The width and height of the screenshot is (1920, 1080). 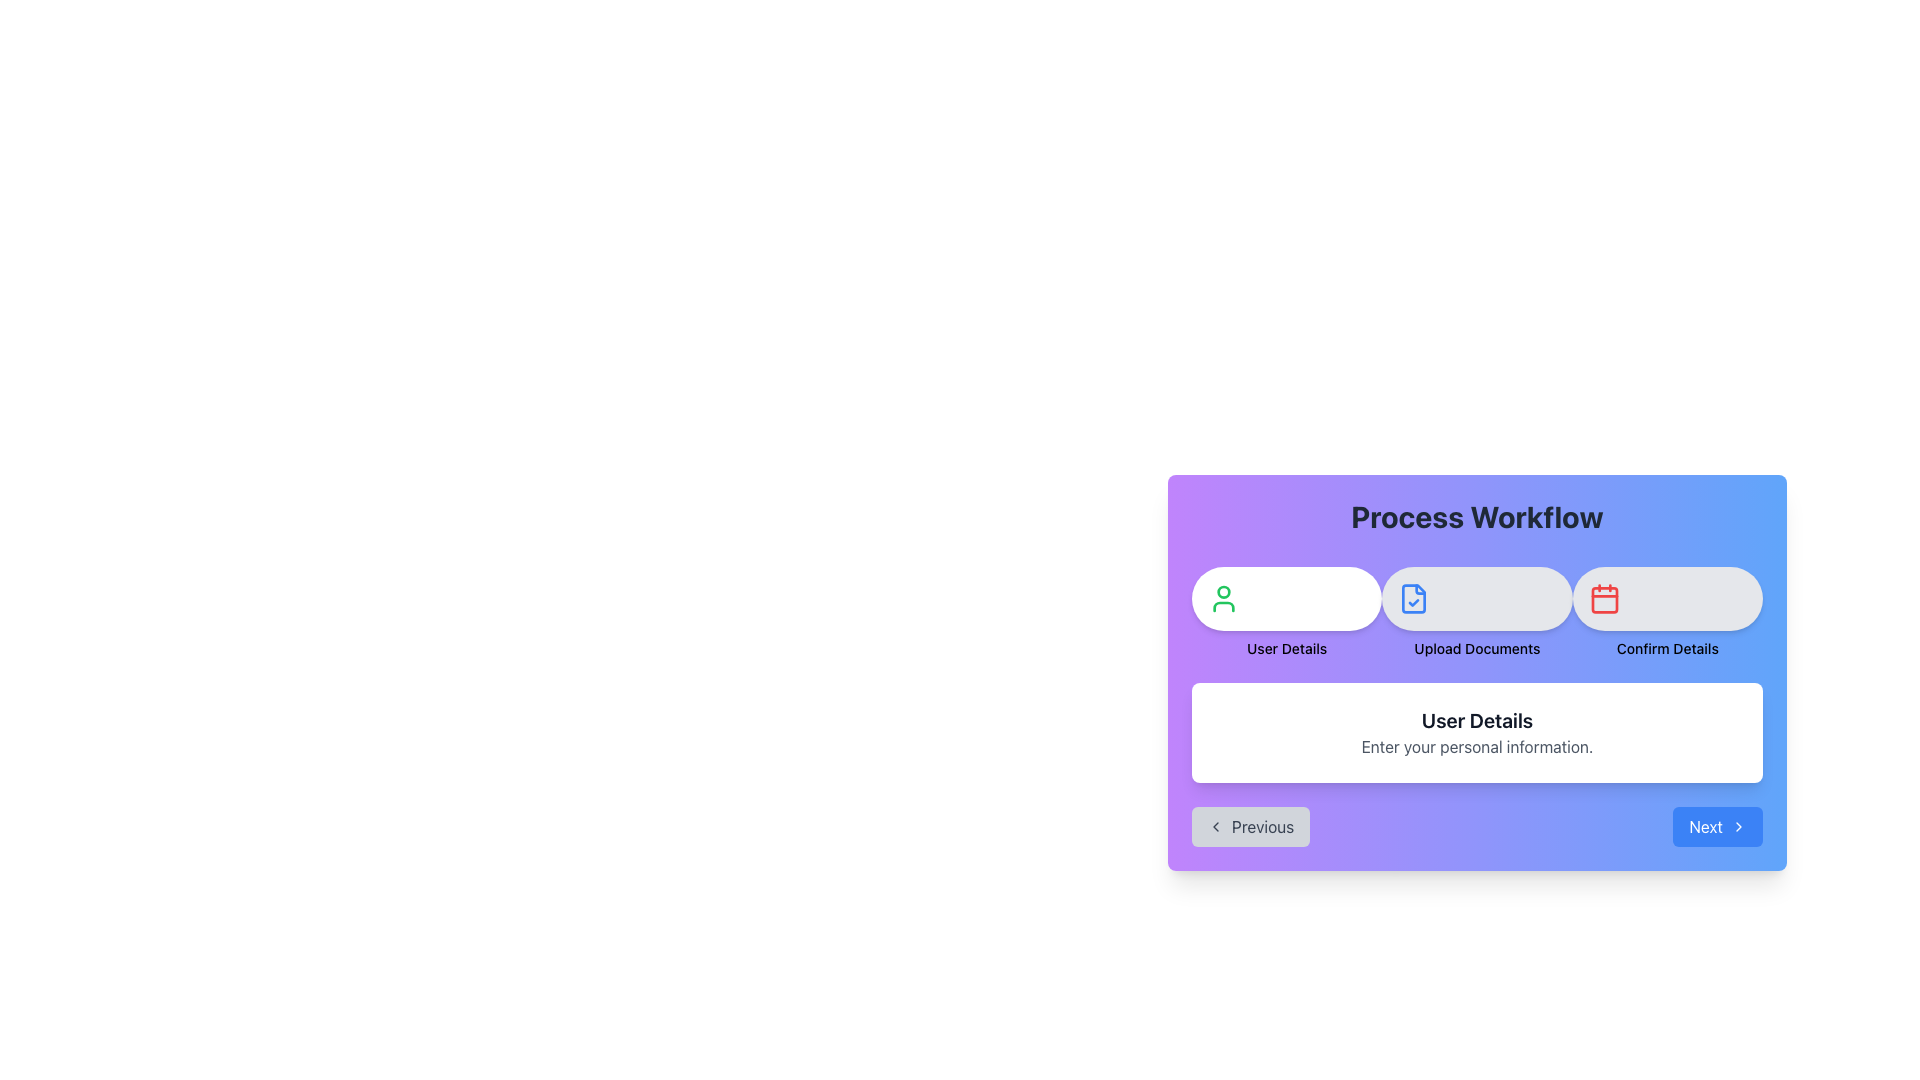 I want to click on the button representing the document upload step in the workflow process, so click(x=1477, y=612).